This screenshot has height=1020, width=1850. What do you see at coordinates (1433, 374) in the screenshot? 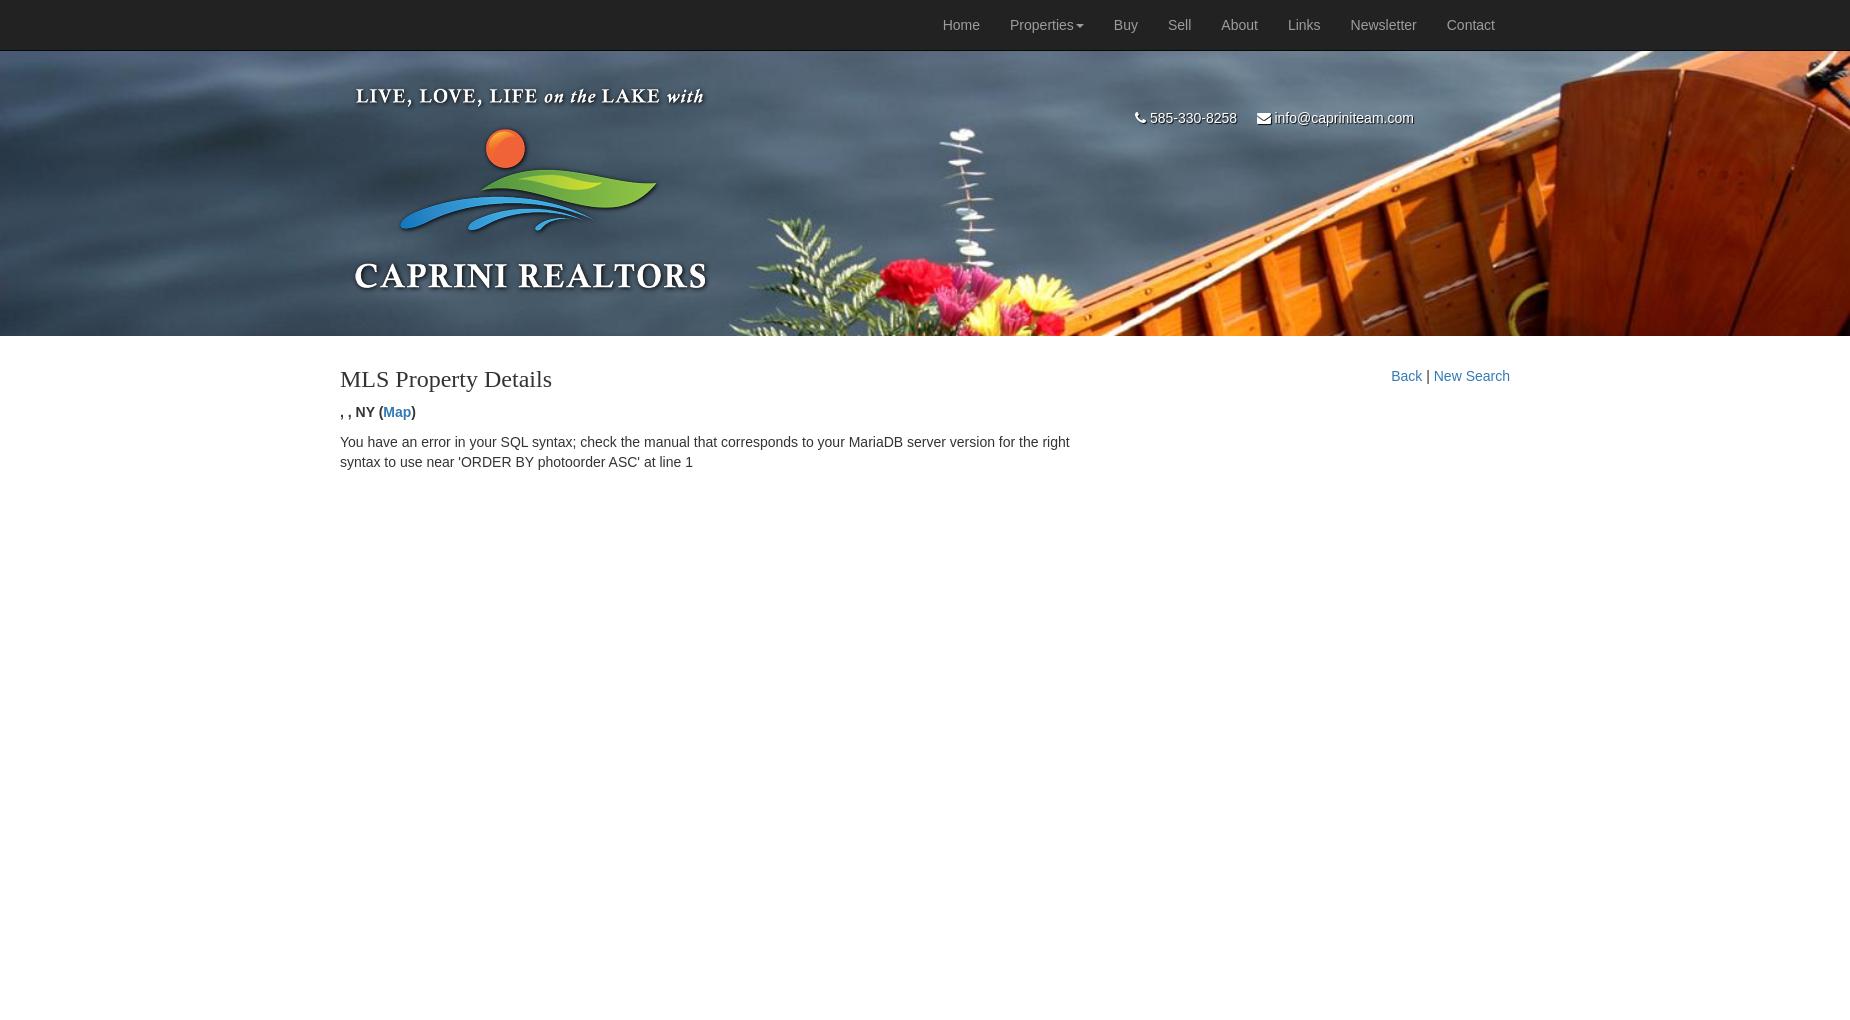
I see `'New Search'` at bounding box center [1433, 374].